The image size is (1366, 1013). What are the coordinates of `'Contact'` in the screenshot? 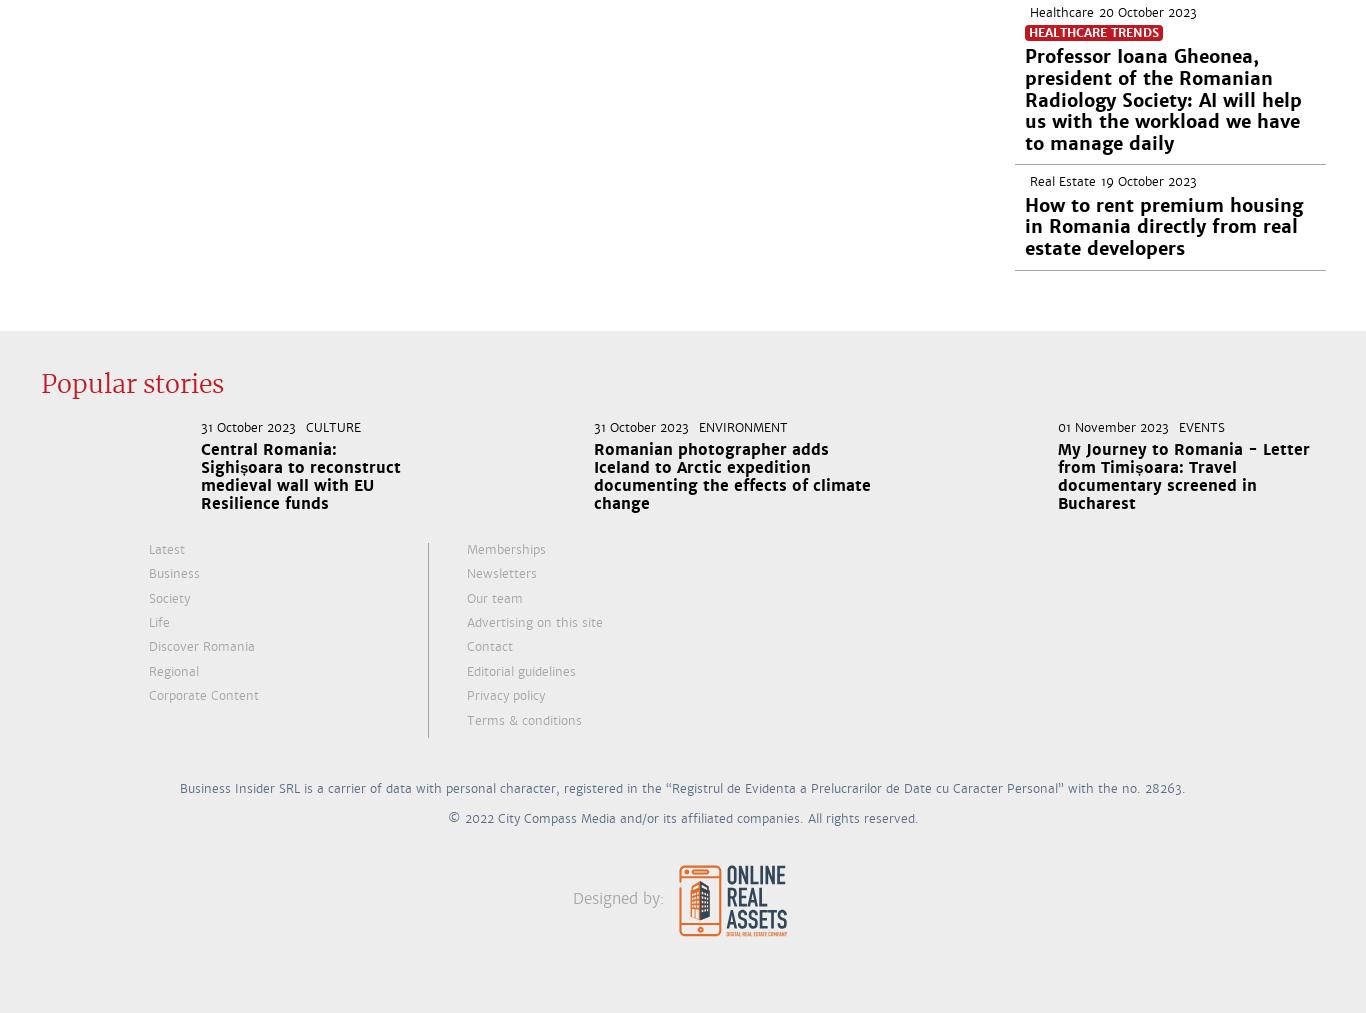 It's located at (489, 646).